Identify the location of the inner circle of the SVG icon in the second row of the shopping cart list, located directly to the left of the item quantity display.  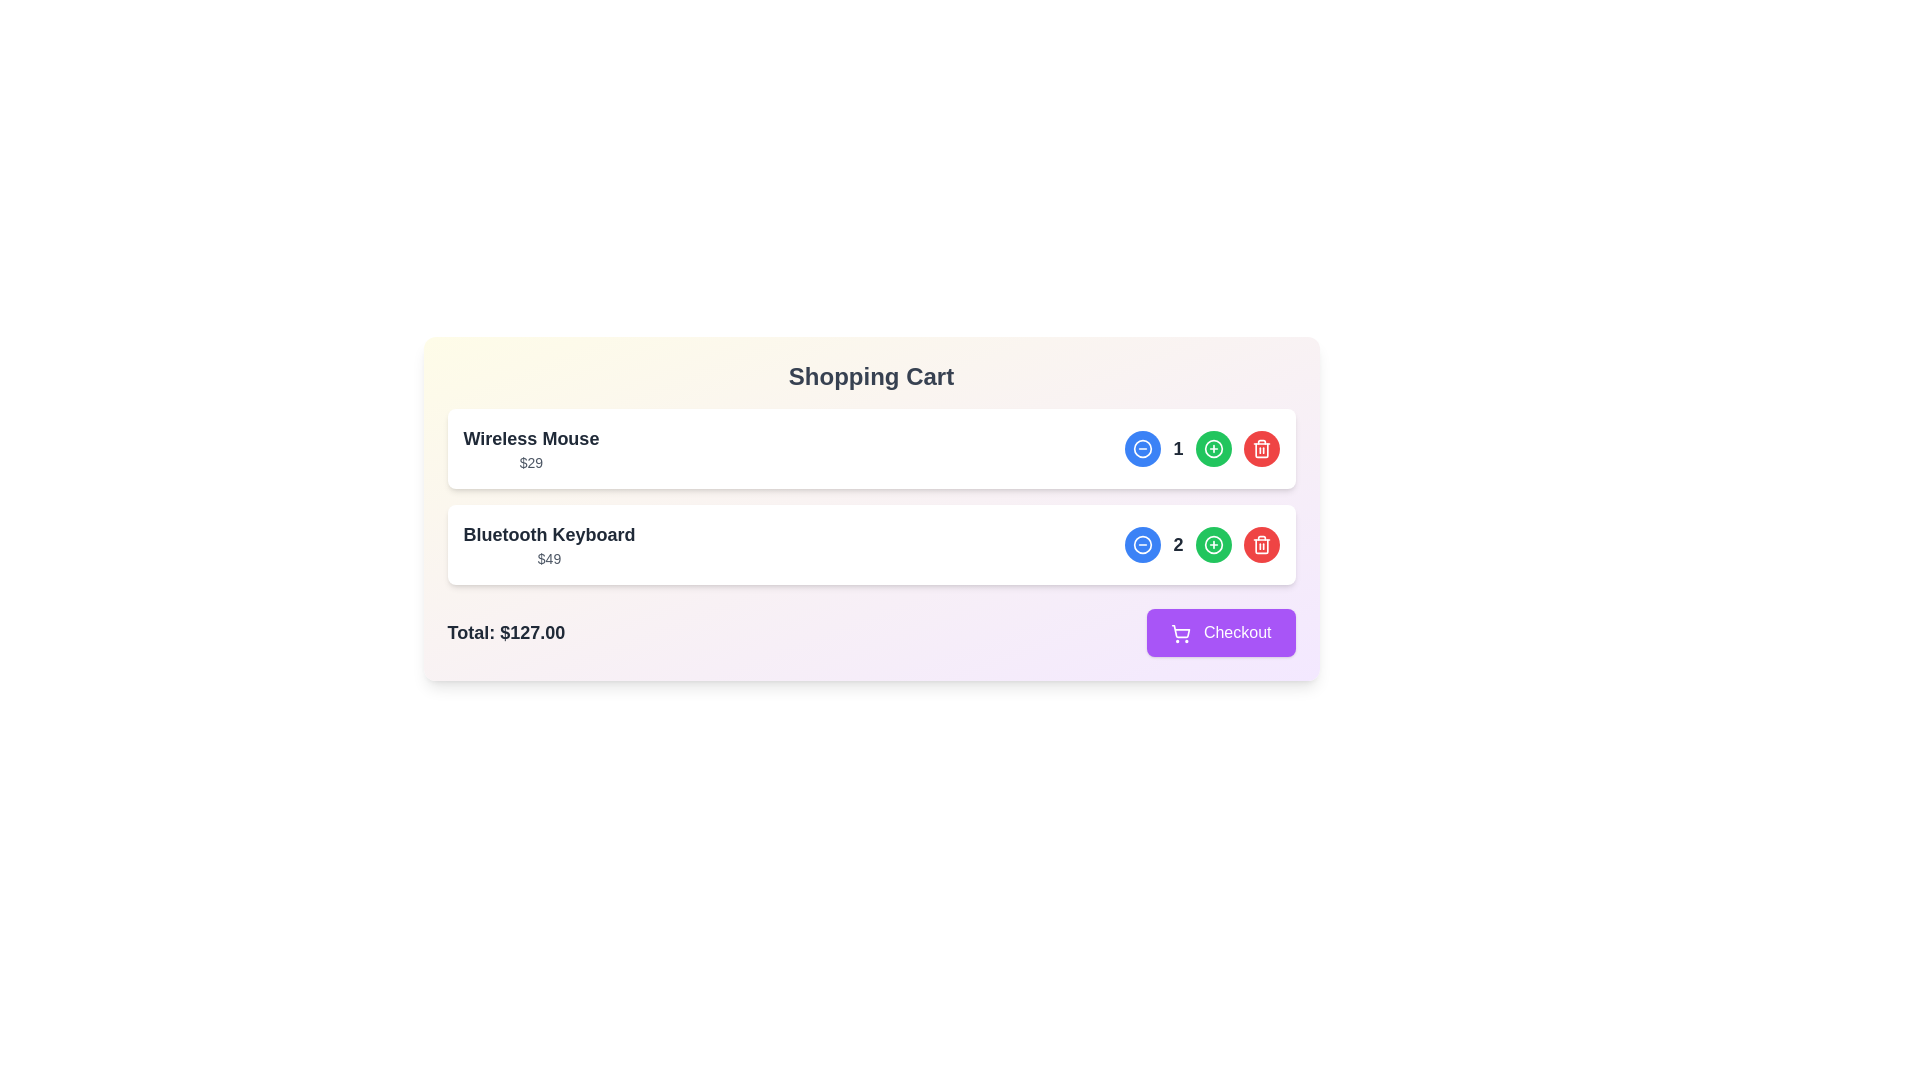
(1143, 544).